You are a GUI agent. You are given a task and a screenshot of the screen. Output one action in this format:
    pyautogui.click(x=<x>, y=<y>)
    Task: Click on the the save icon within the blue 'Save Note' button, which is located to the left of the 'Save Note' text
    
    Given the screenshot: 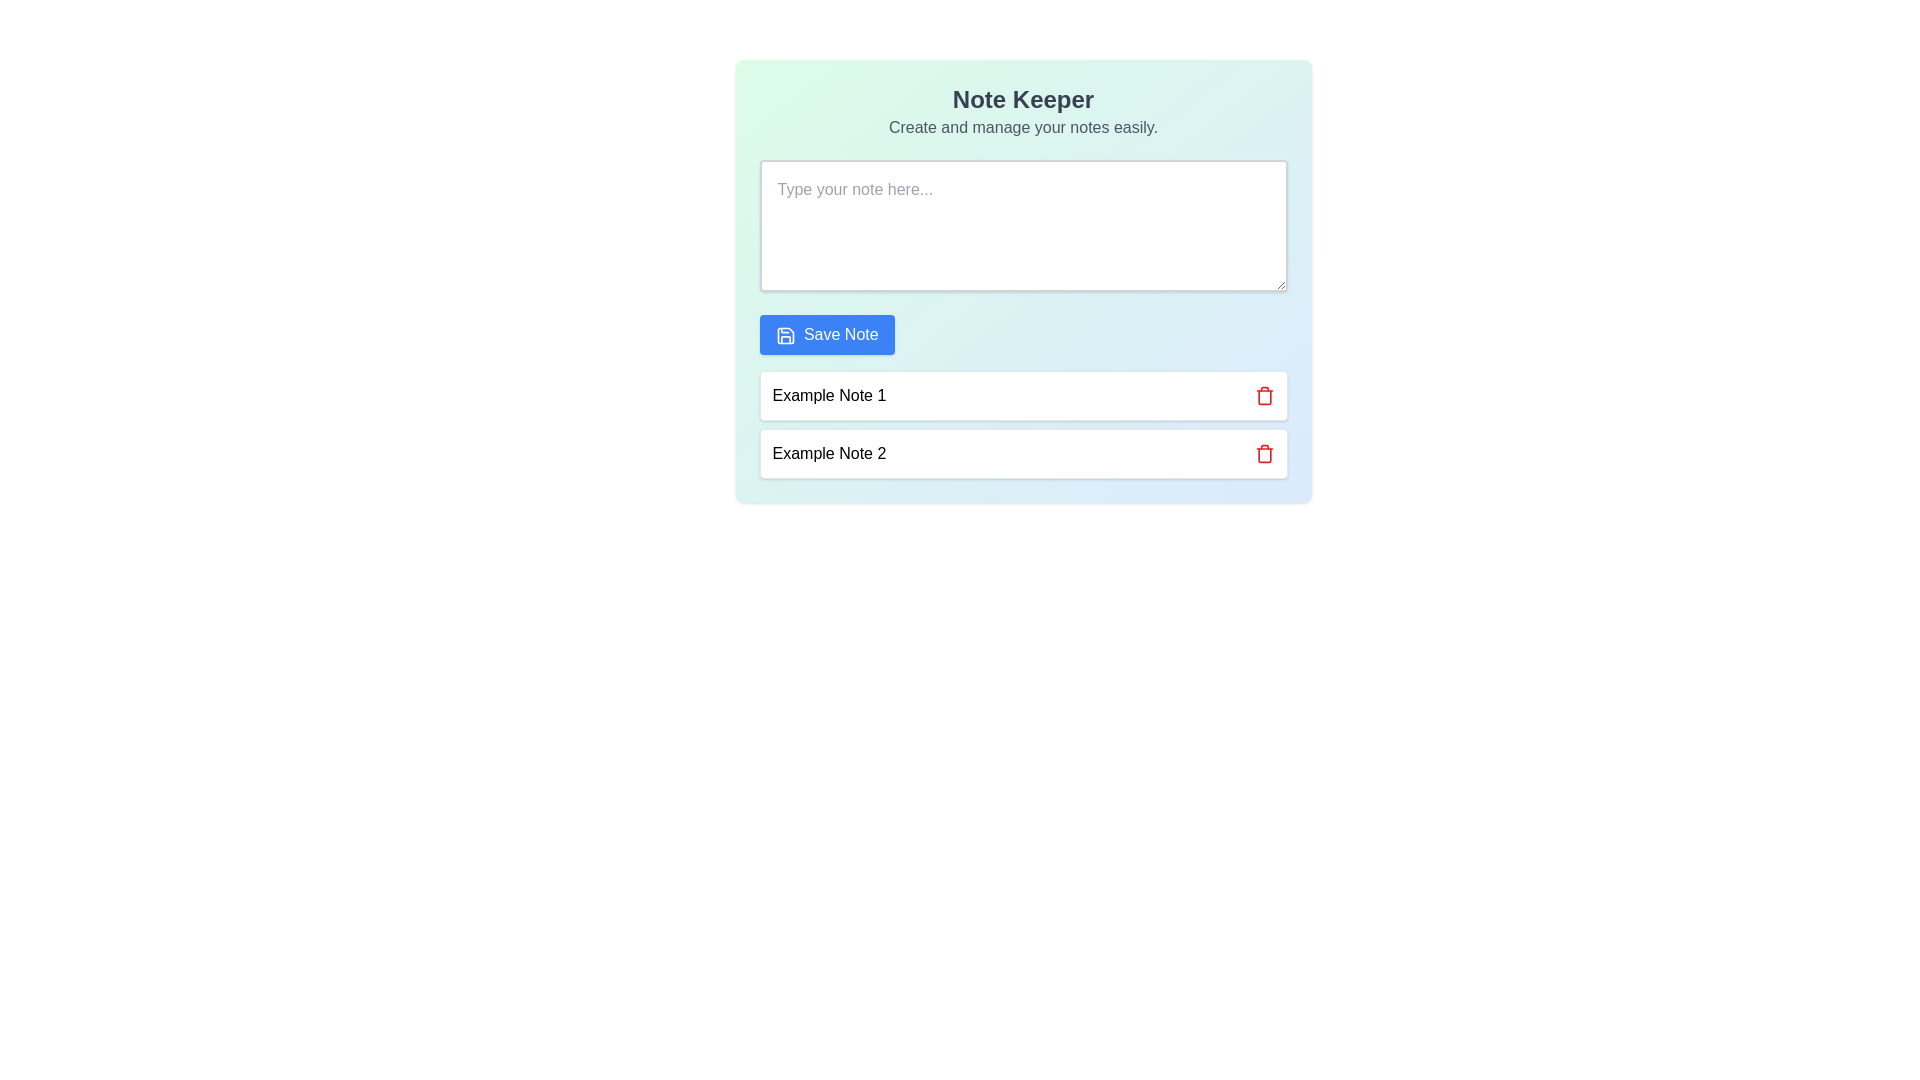 What is the action you would take?
    pyautogui.click(x=784, y=334)
    